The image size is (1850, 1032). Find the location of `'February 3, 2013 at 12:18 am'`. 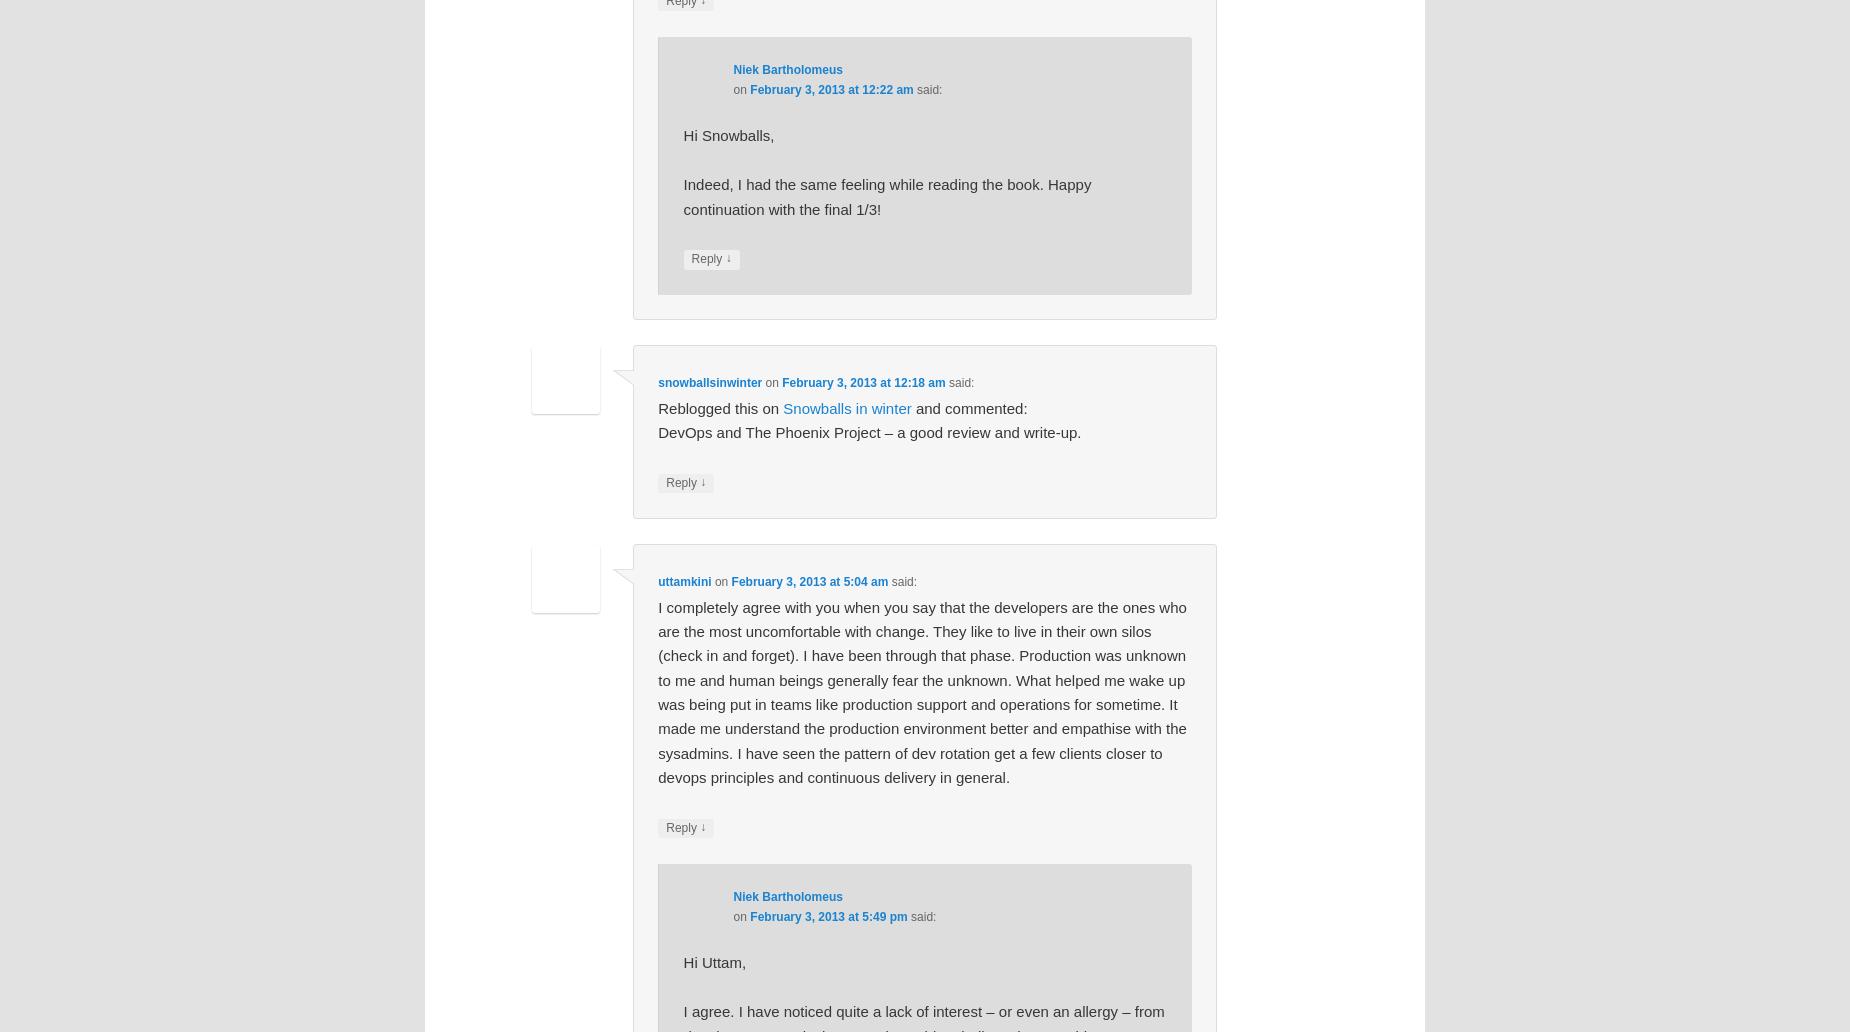

'February 3, 2013 at 12:18 am' is located at coordinates (863, 382).